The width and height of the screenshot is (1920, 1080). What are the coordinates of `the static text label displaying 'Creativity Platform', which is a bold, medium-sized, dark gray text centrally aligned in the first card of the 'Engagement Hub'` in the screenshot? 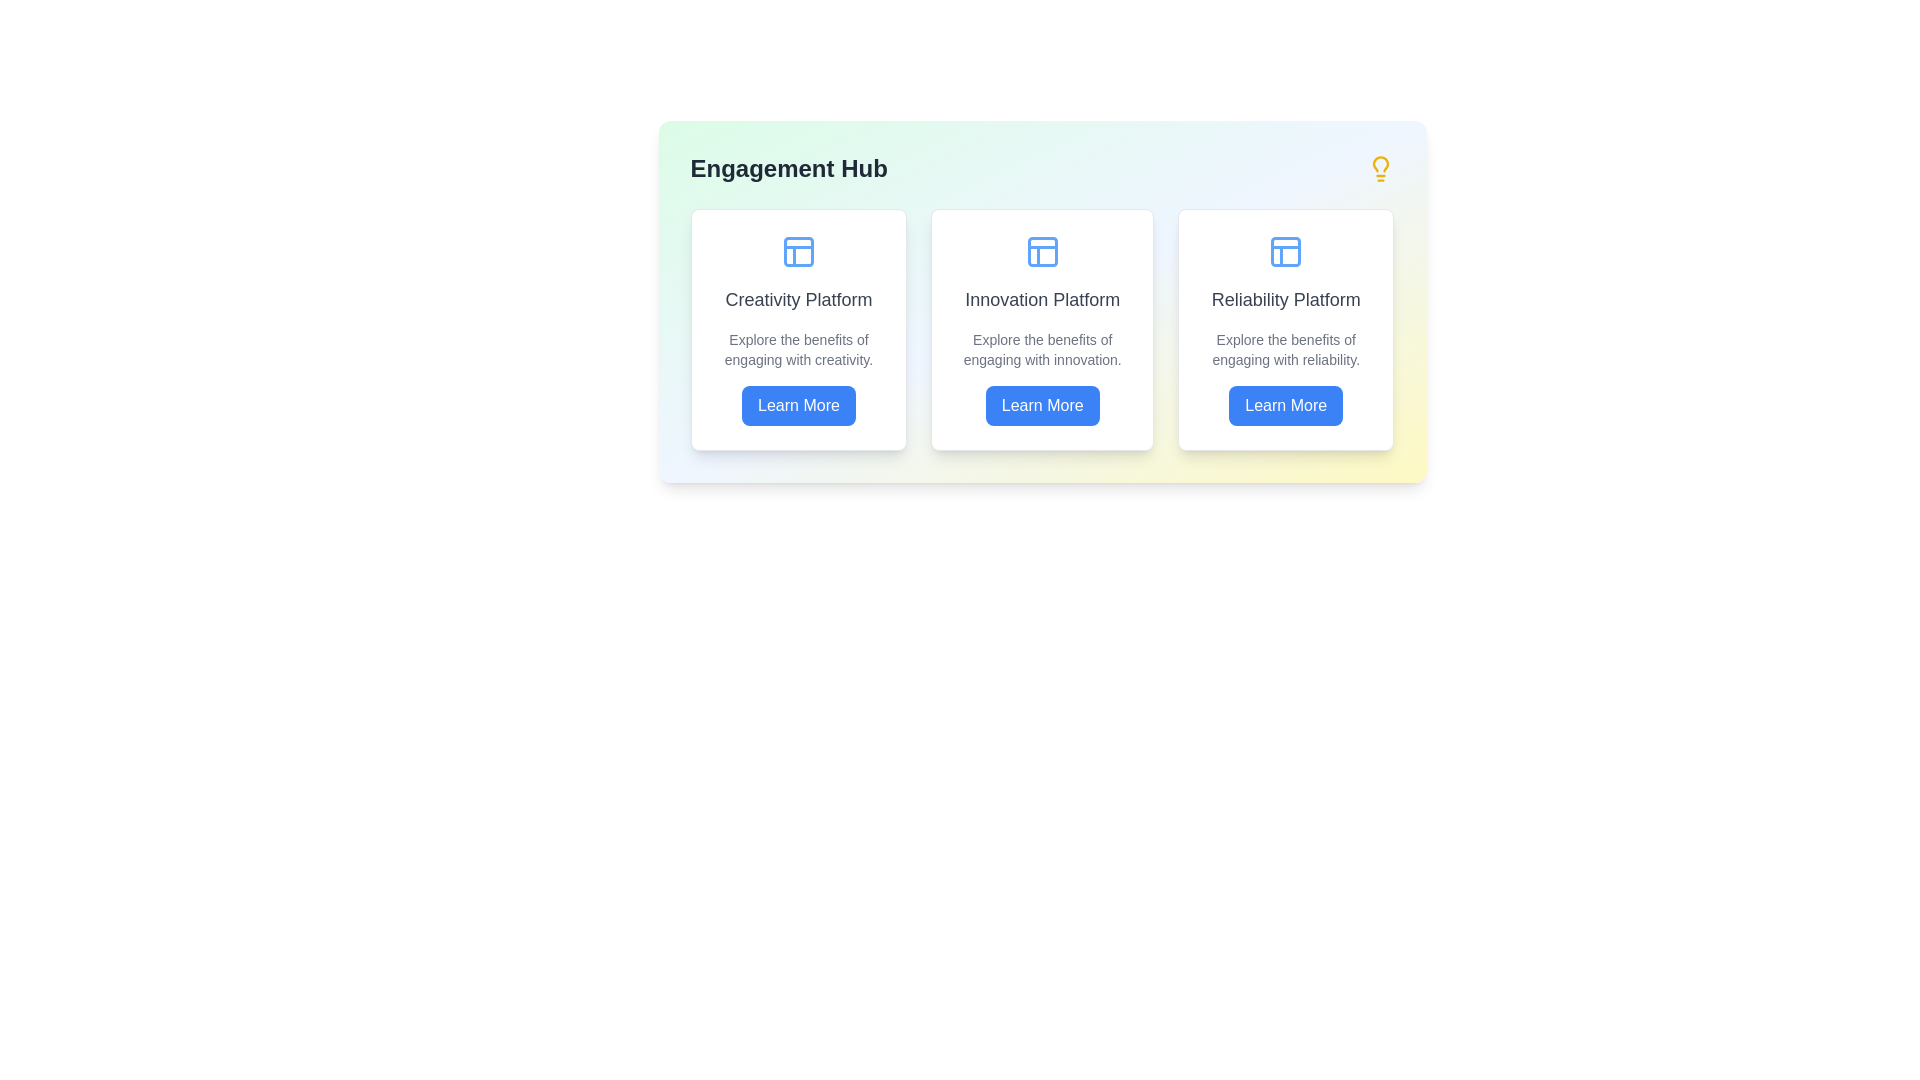 It's located at (797, 300).